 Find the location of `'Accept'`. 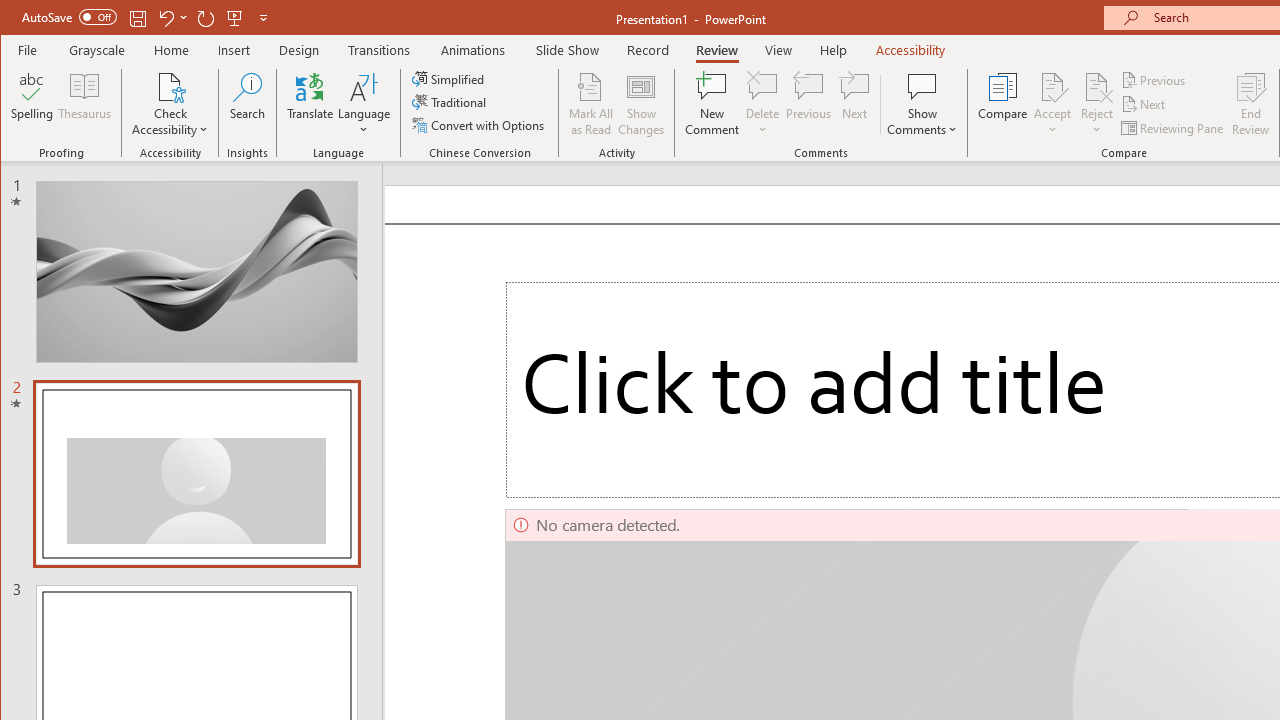

'Accept' is located at coordinates (1051, 104).